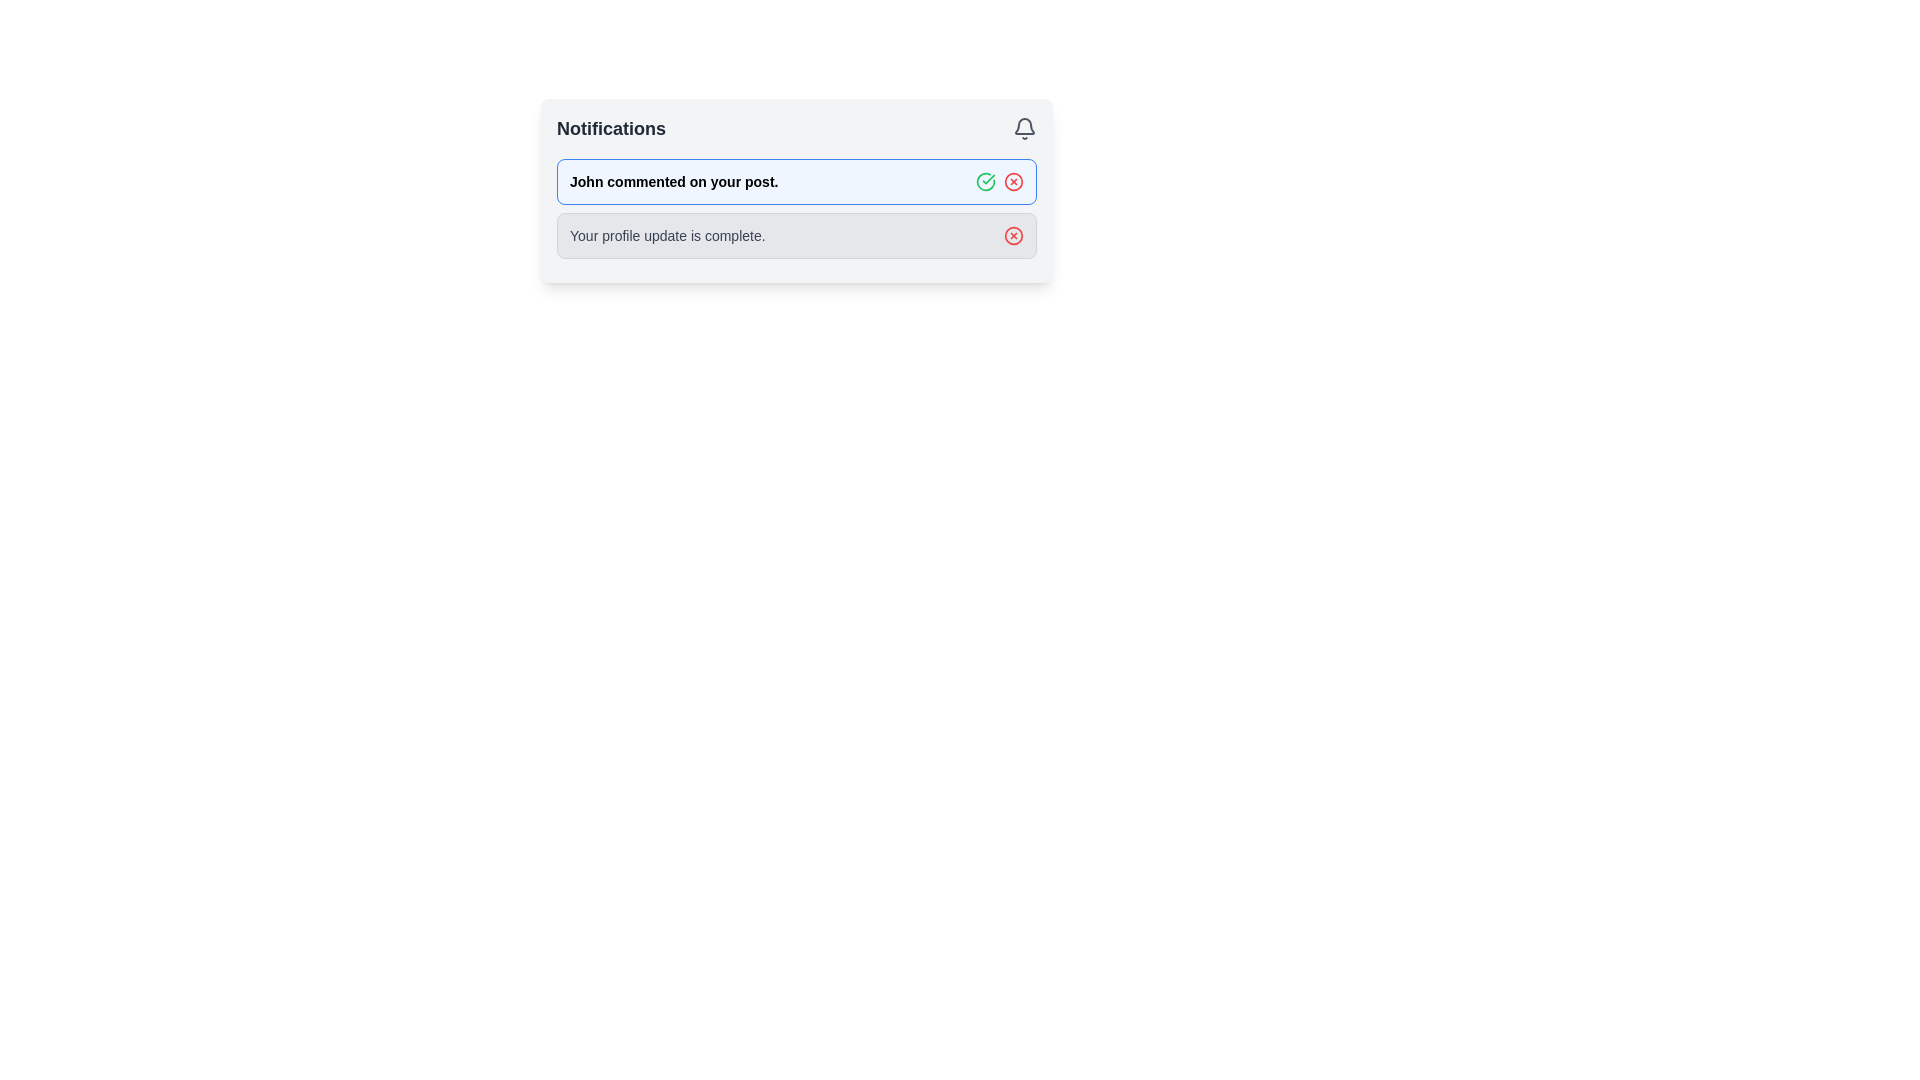  Describe the element at coordinates (1013, 181) in the screenshot. I see `the Circular SVG shape that is part of the close button symbol in the notification panel mentioning 'John commented on your post.'` at that location.